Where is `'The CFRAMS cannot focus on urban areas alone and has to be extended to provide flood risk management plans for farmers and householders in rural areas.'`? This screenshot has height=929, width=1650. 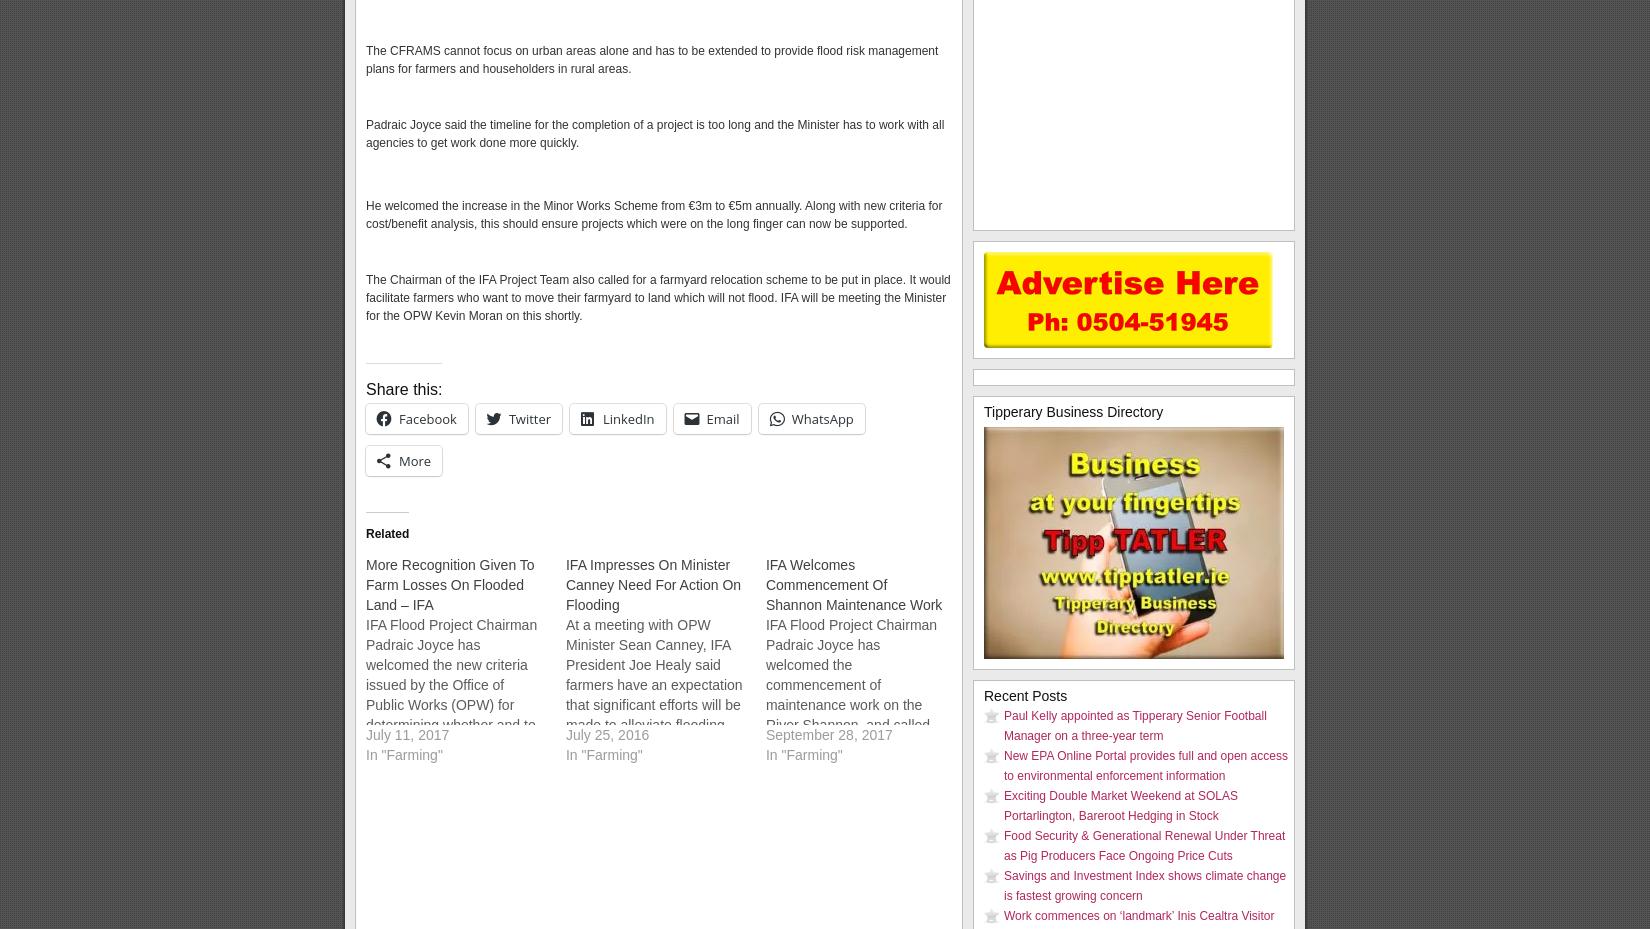
'The CFRAMS cannot focus on urban areas alone and has to be extended to provide flood risk management plans for farmers and householders in rural areas.' is located at coordinates (651, 59).